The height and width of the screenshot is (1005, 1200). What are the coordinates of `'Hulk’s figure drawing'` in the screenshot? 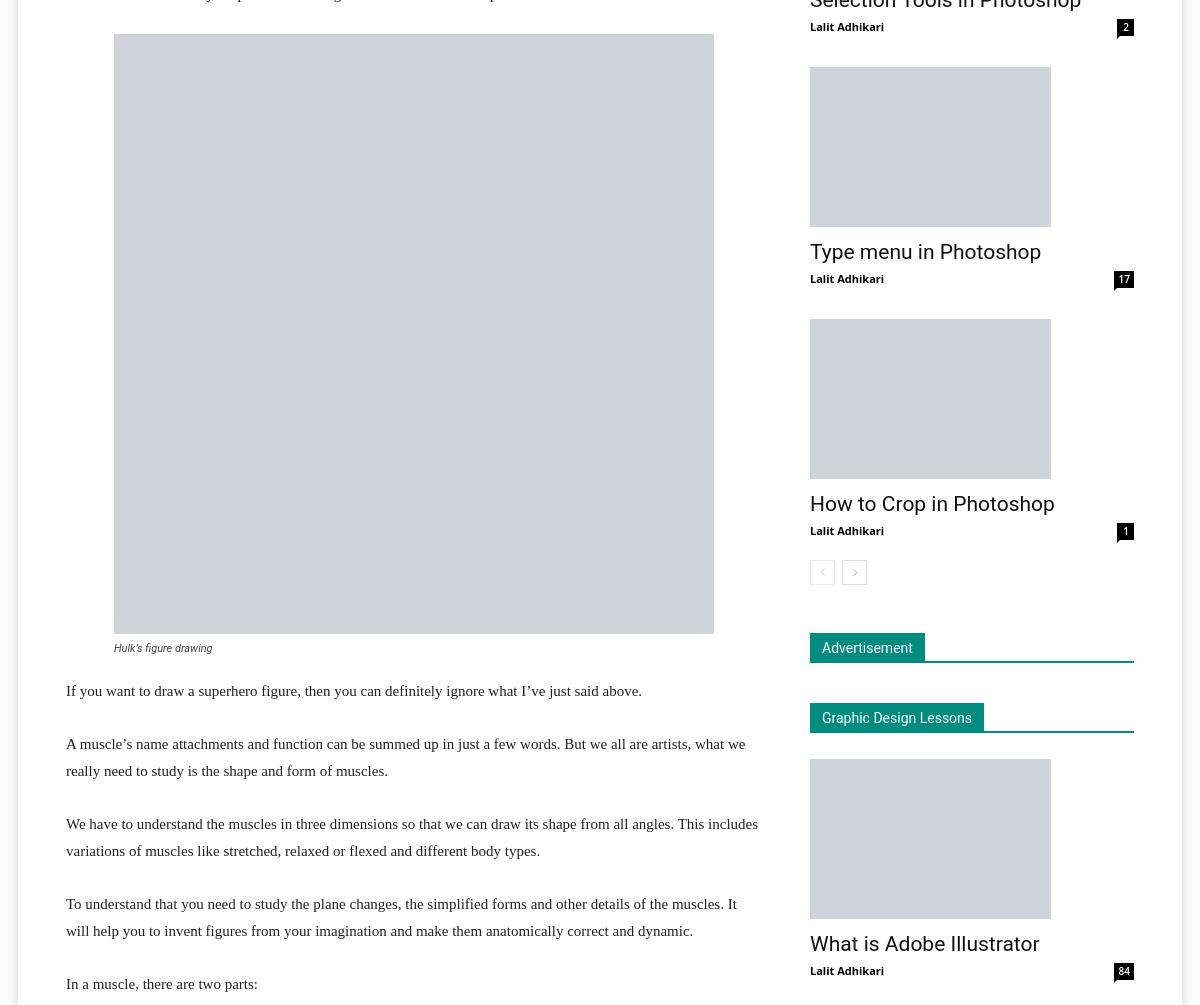 It's located at (161, 647).